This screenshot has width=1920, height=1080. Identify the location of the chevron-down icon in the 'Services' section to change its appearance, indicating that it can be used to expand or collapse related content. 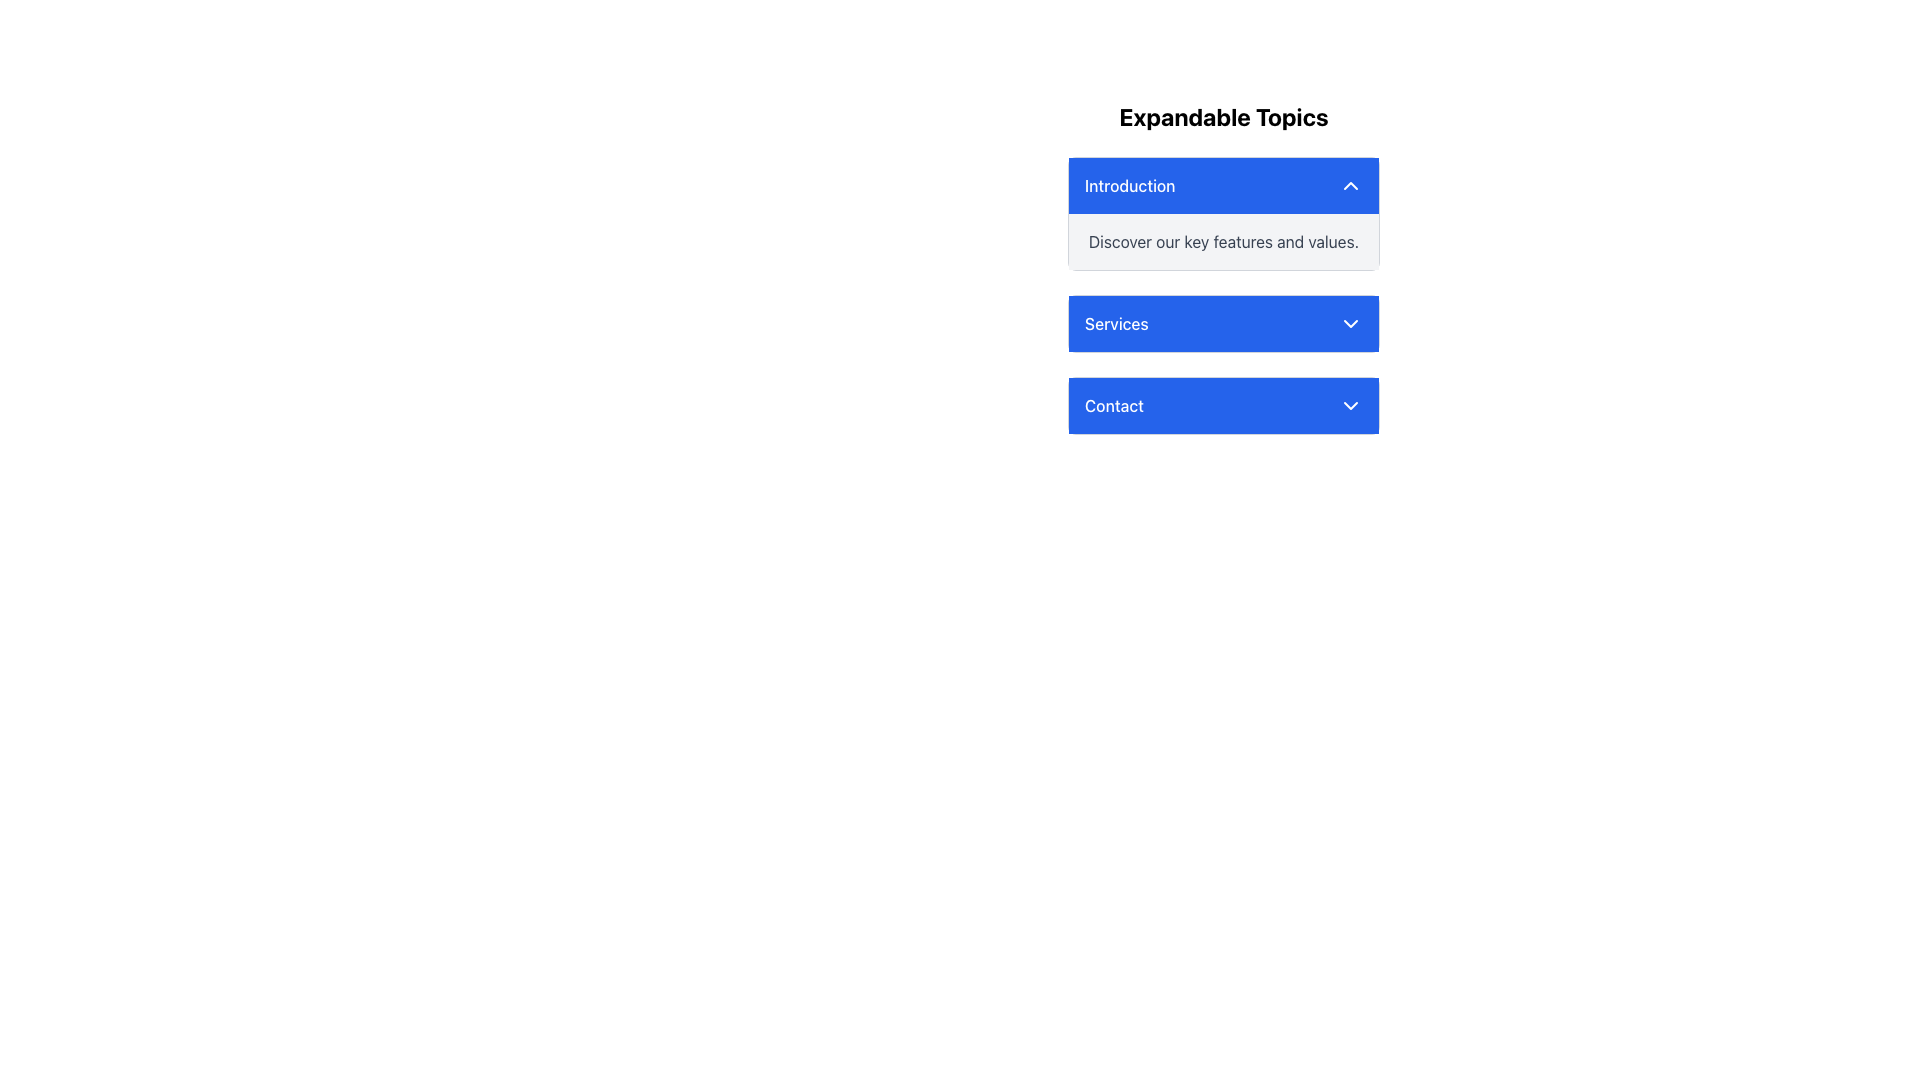
(1350, 323).